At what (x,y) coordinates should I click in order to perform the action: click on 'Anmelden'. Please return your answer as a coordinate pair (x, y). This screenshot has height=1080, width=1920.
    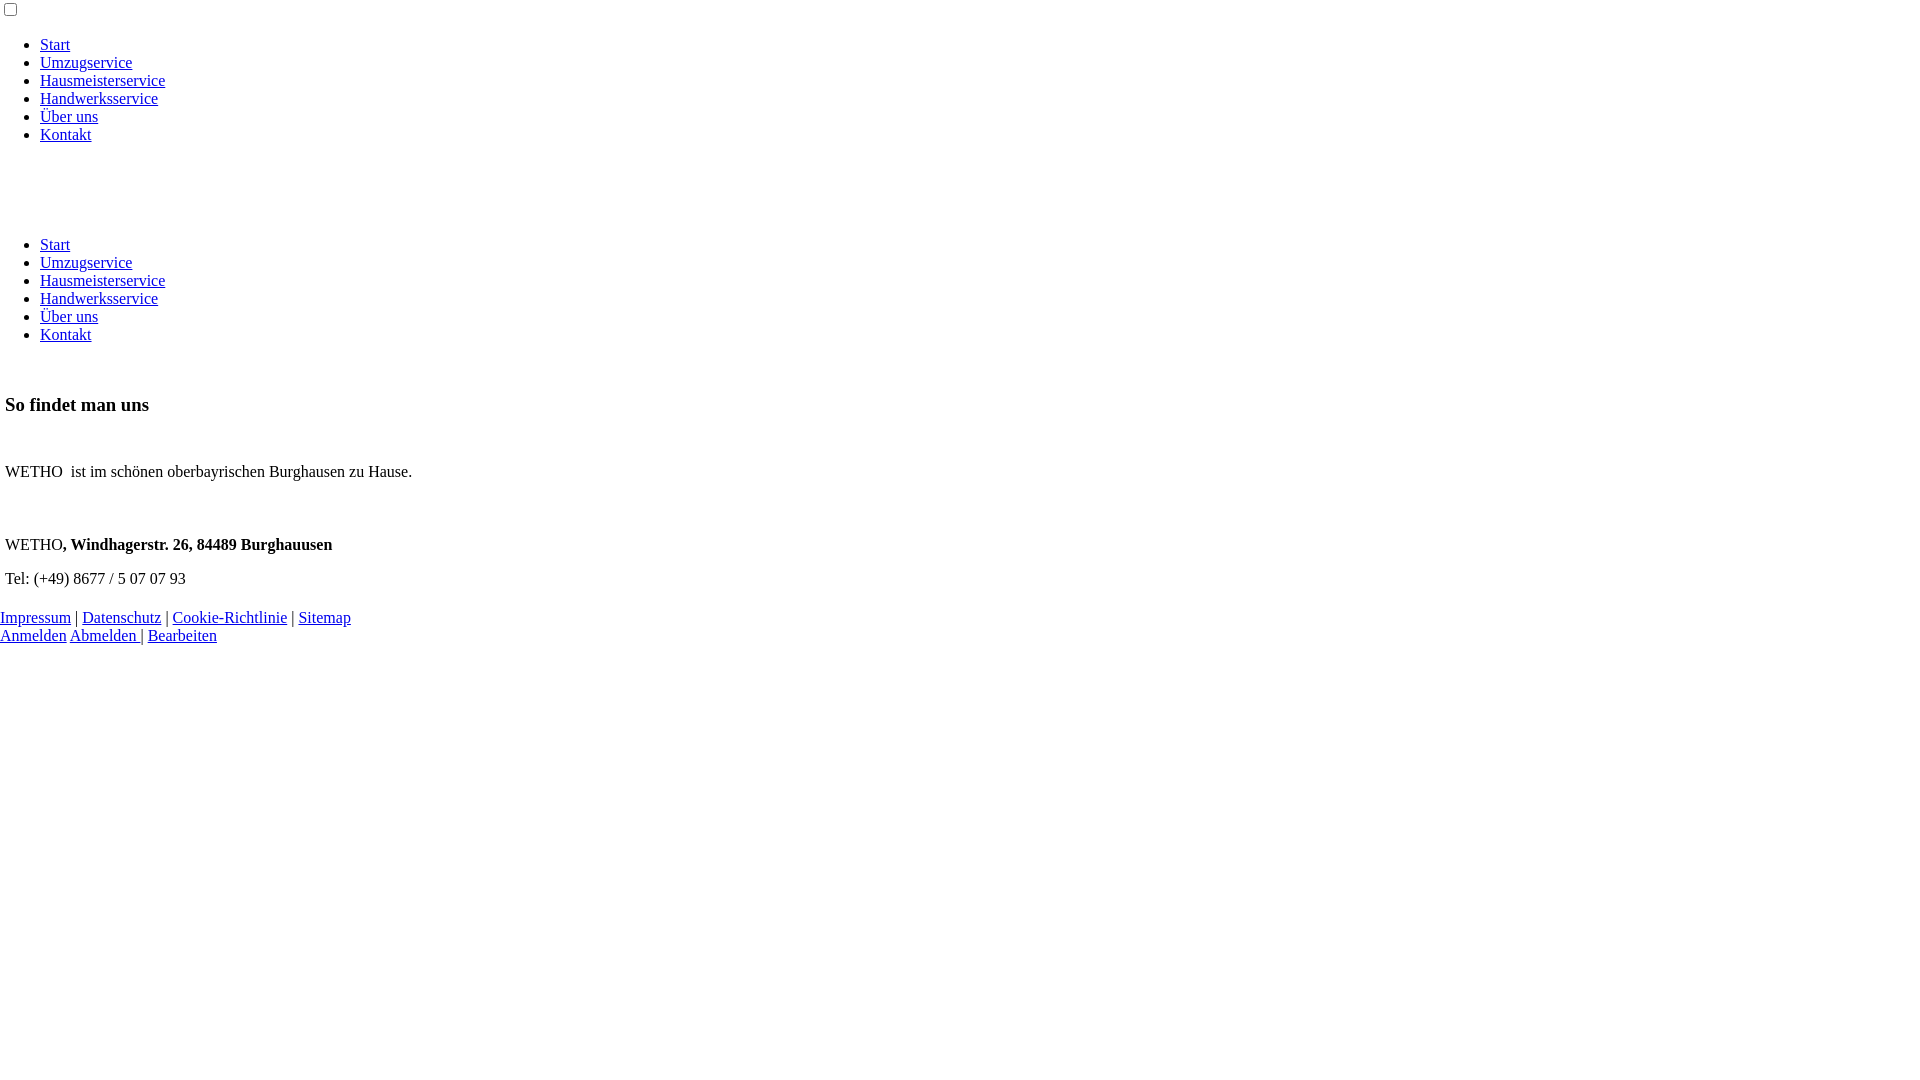
    Looking at the image, I should click on (33, 635).